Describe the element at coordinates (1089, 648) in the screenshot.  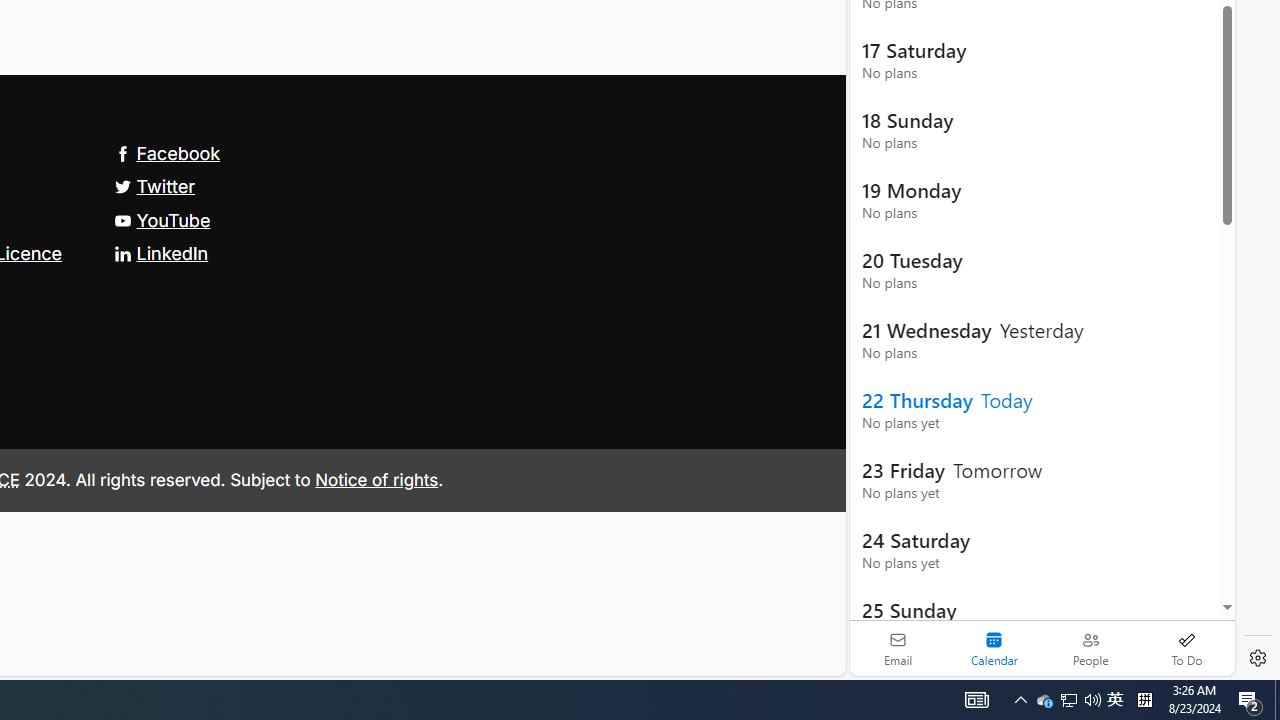
I see `'People'` at that location.